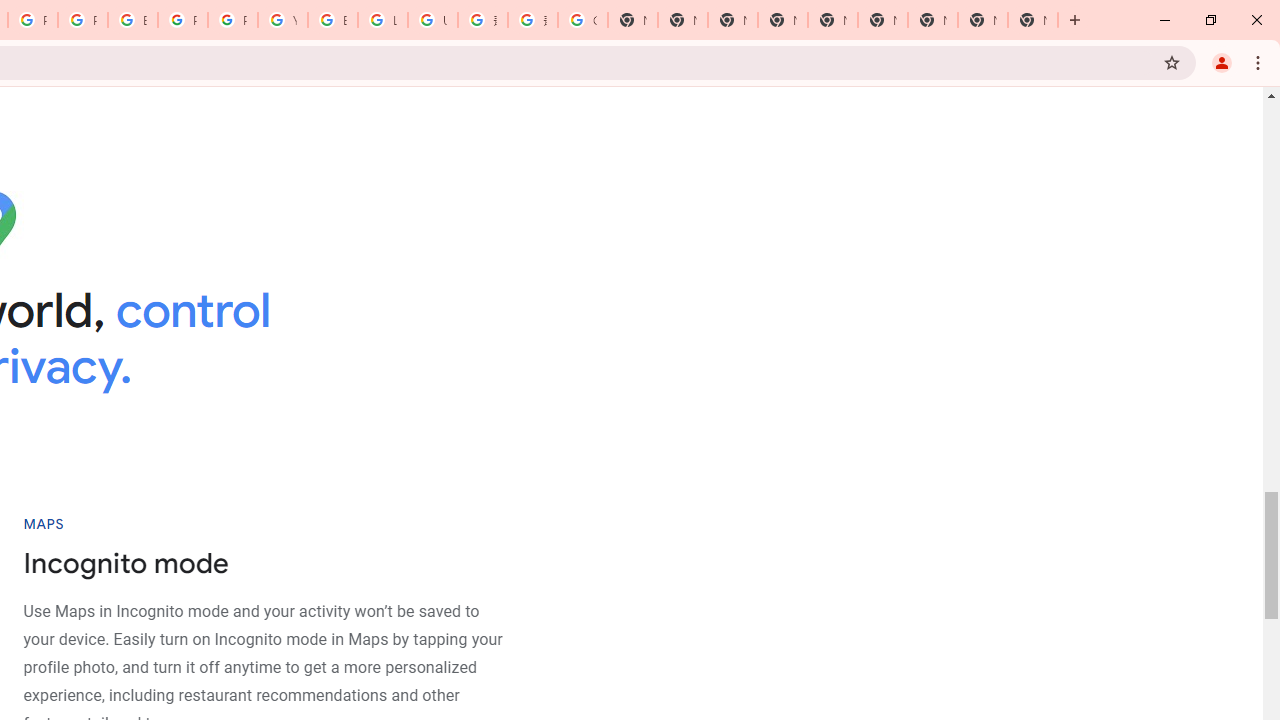 The width and height of the screenshot is (1280, 720). What do you see at coordinates (582, 20) in the screenshot?
I see `'Google Images'` at bounding box center [582, 20].